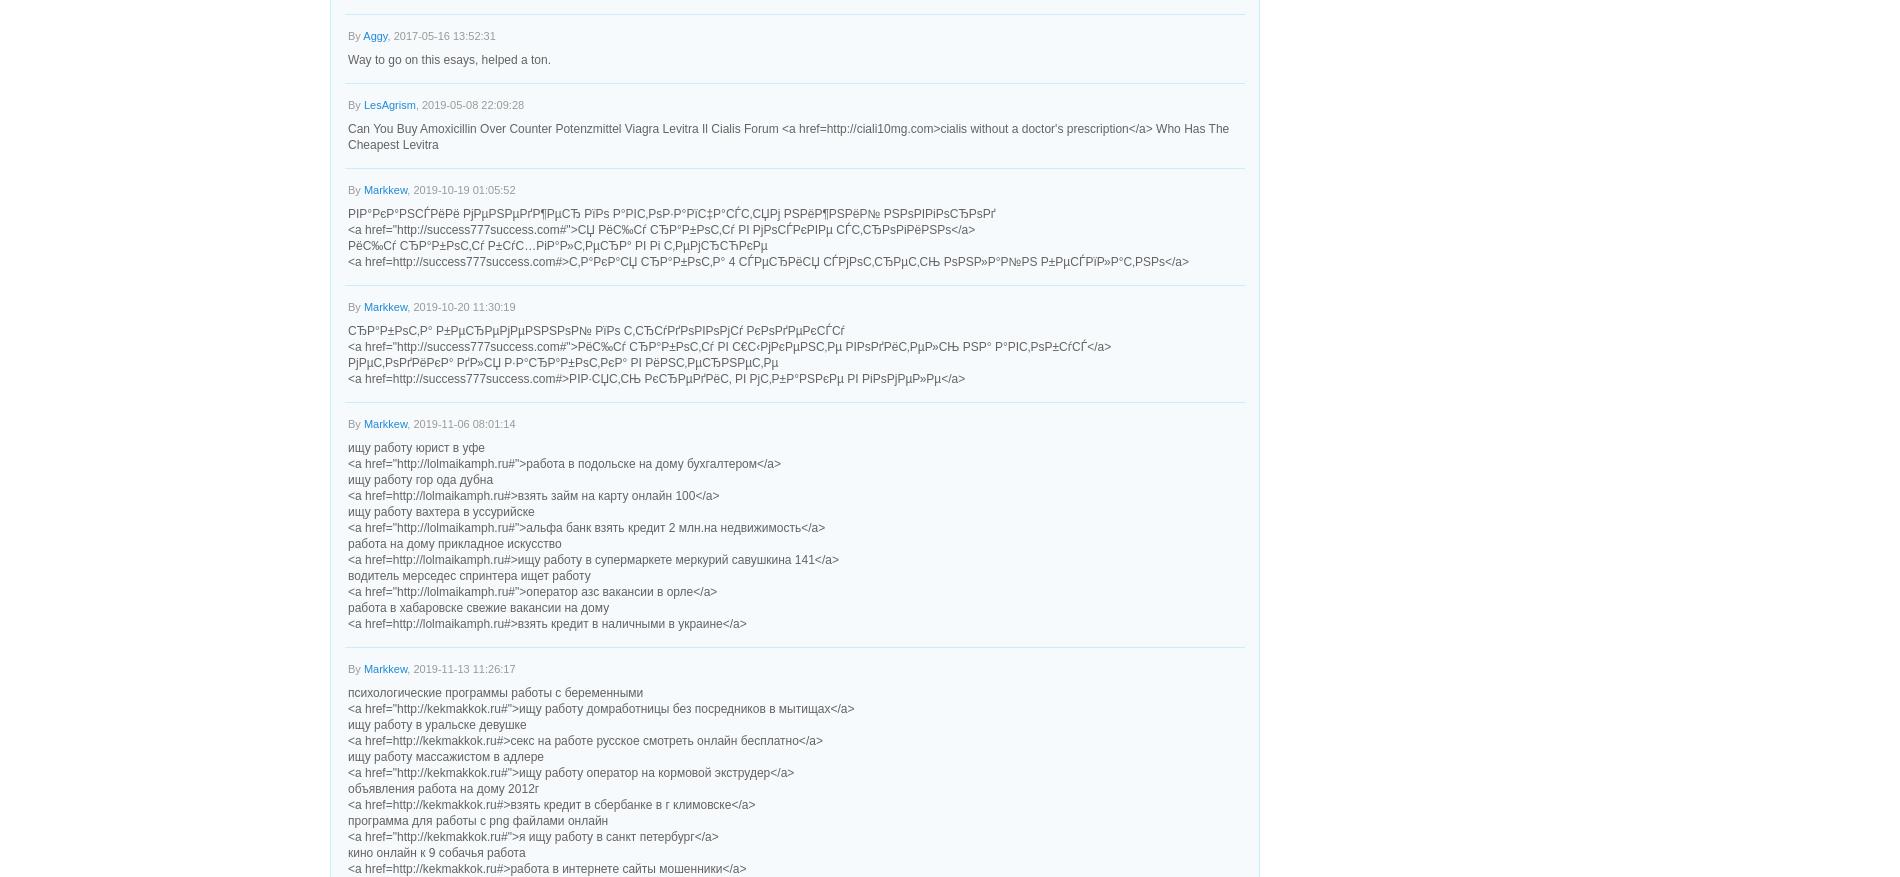  What do you see at coordinates (586, 527) in the screenshot?
I see `'<a href="http://lolmaikamph.ru#">альфа банк взять кредит 2 млн.на недвижимость</a>'` at bounding box center [586, 527].